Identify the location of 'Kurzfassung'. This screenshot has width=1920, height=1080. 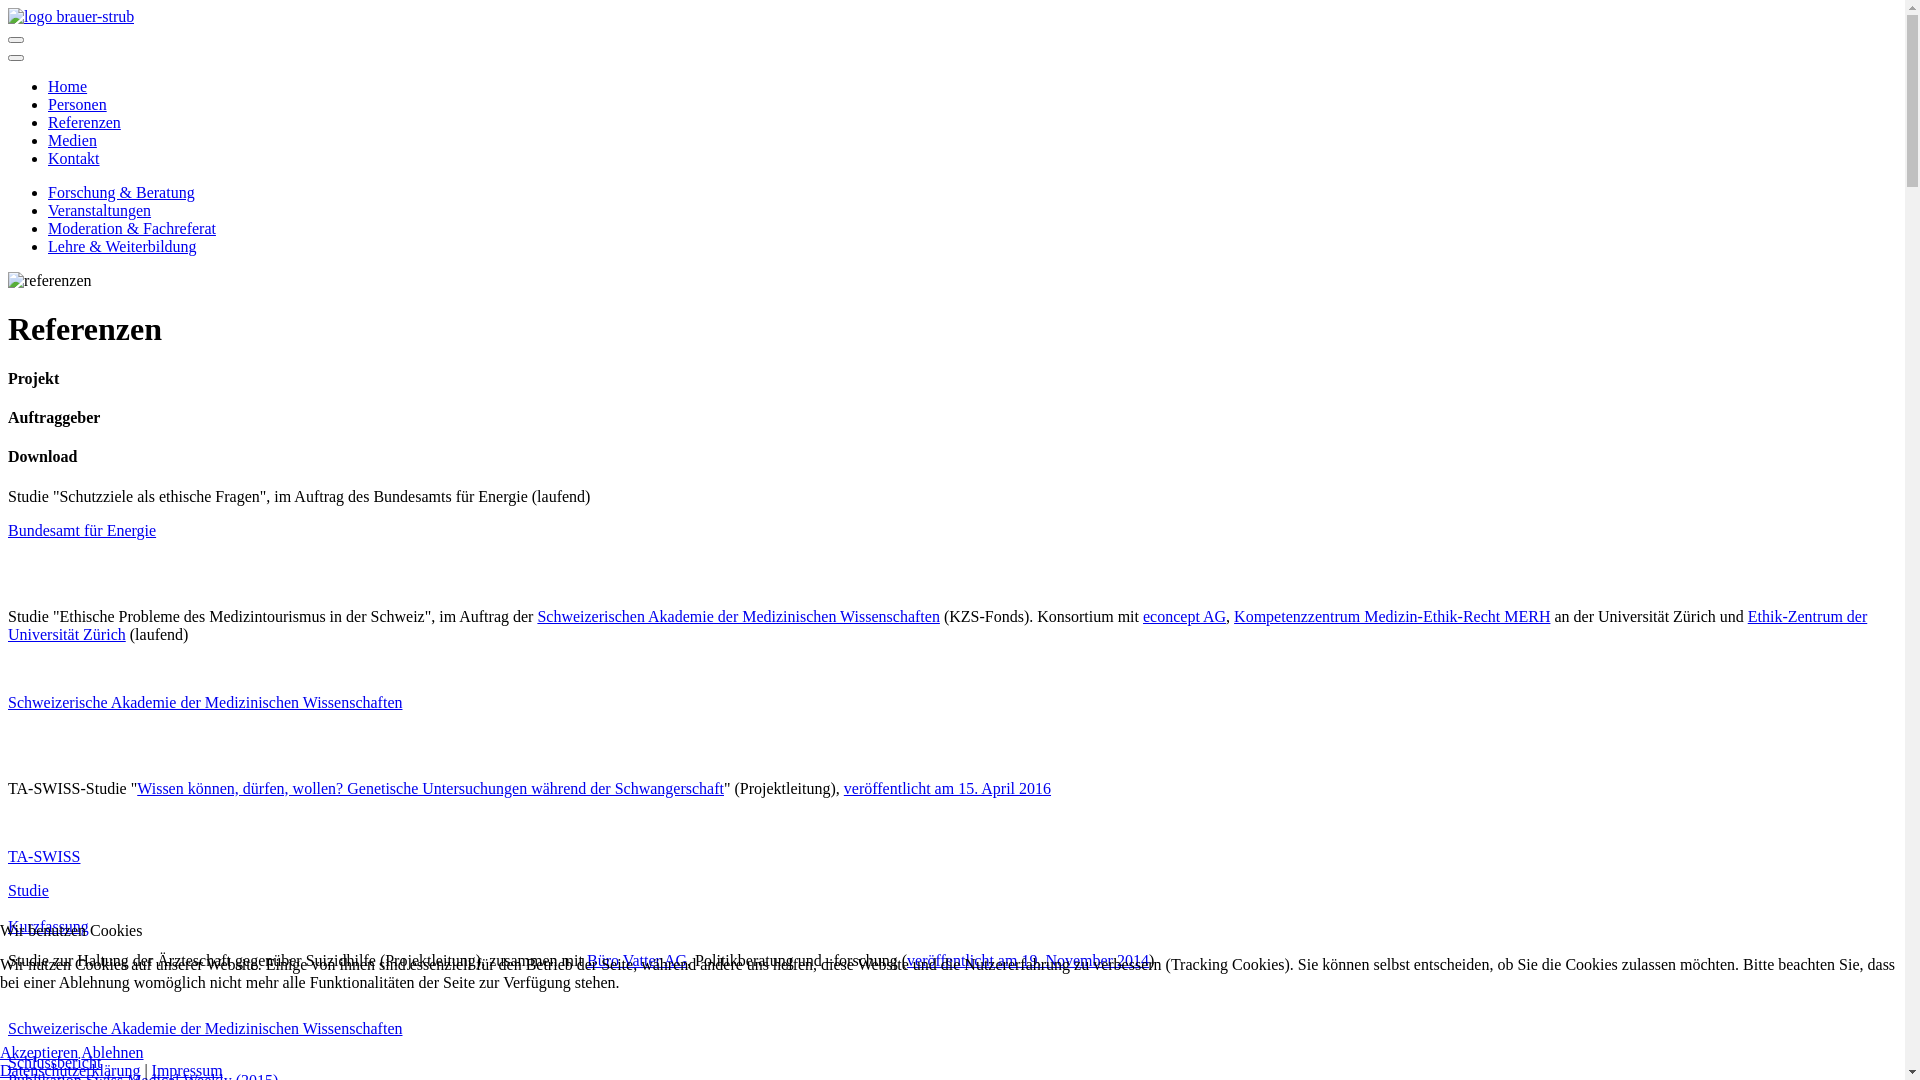
(48, 926).